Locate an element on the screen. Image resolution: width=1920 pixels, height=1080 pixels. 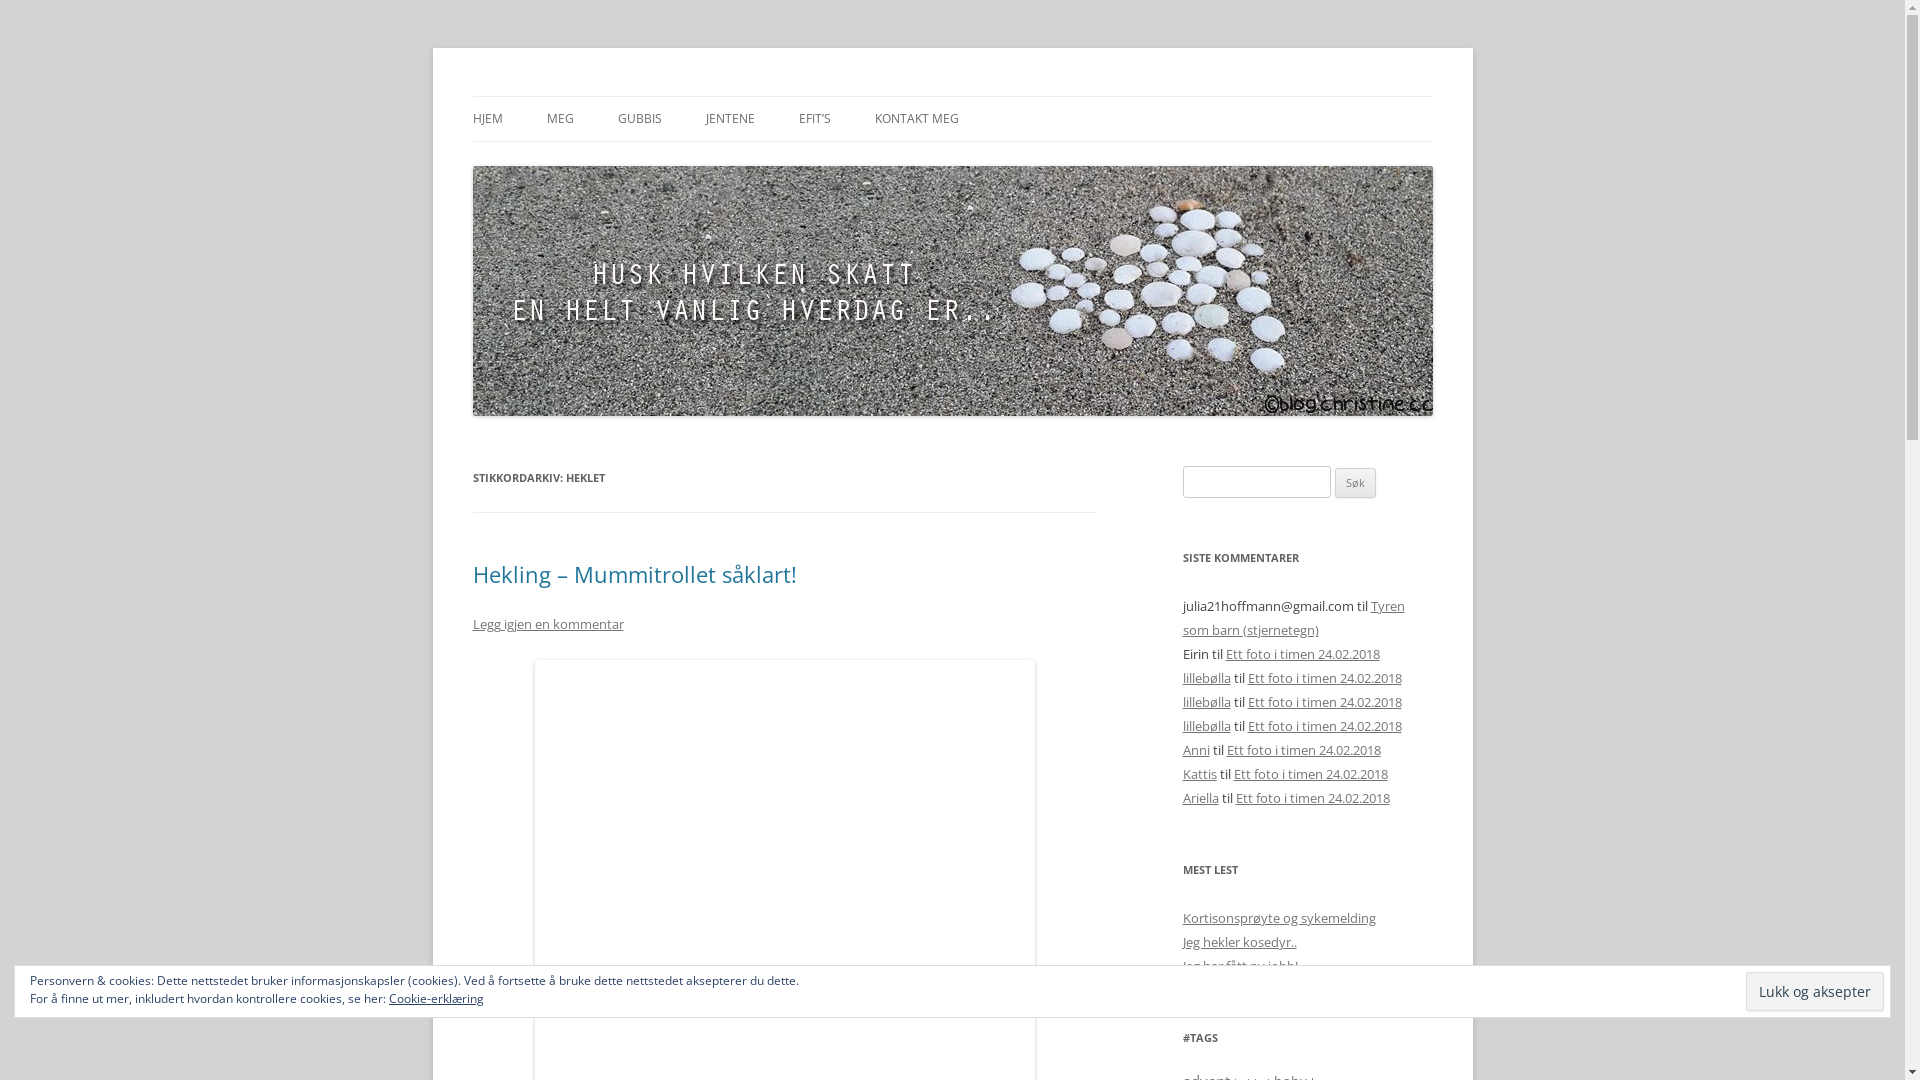
'Anni' is located at coordinates (1181, 749).